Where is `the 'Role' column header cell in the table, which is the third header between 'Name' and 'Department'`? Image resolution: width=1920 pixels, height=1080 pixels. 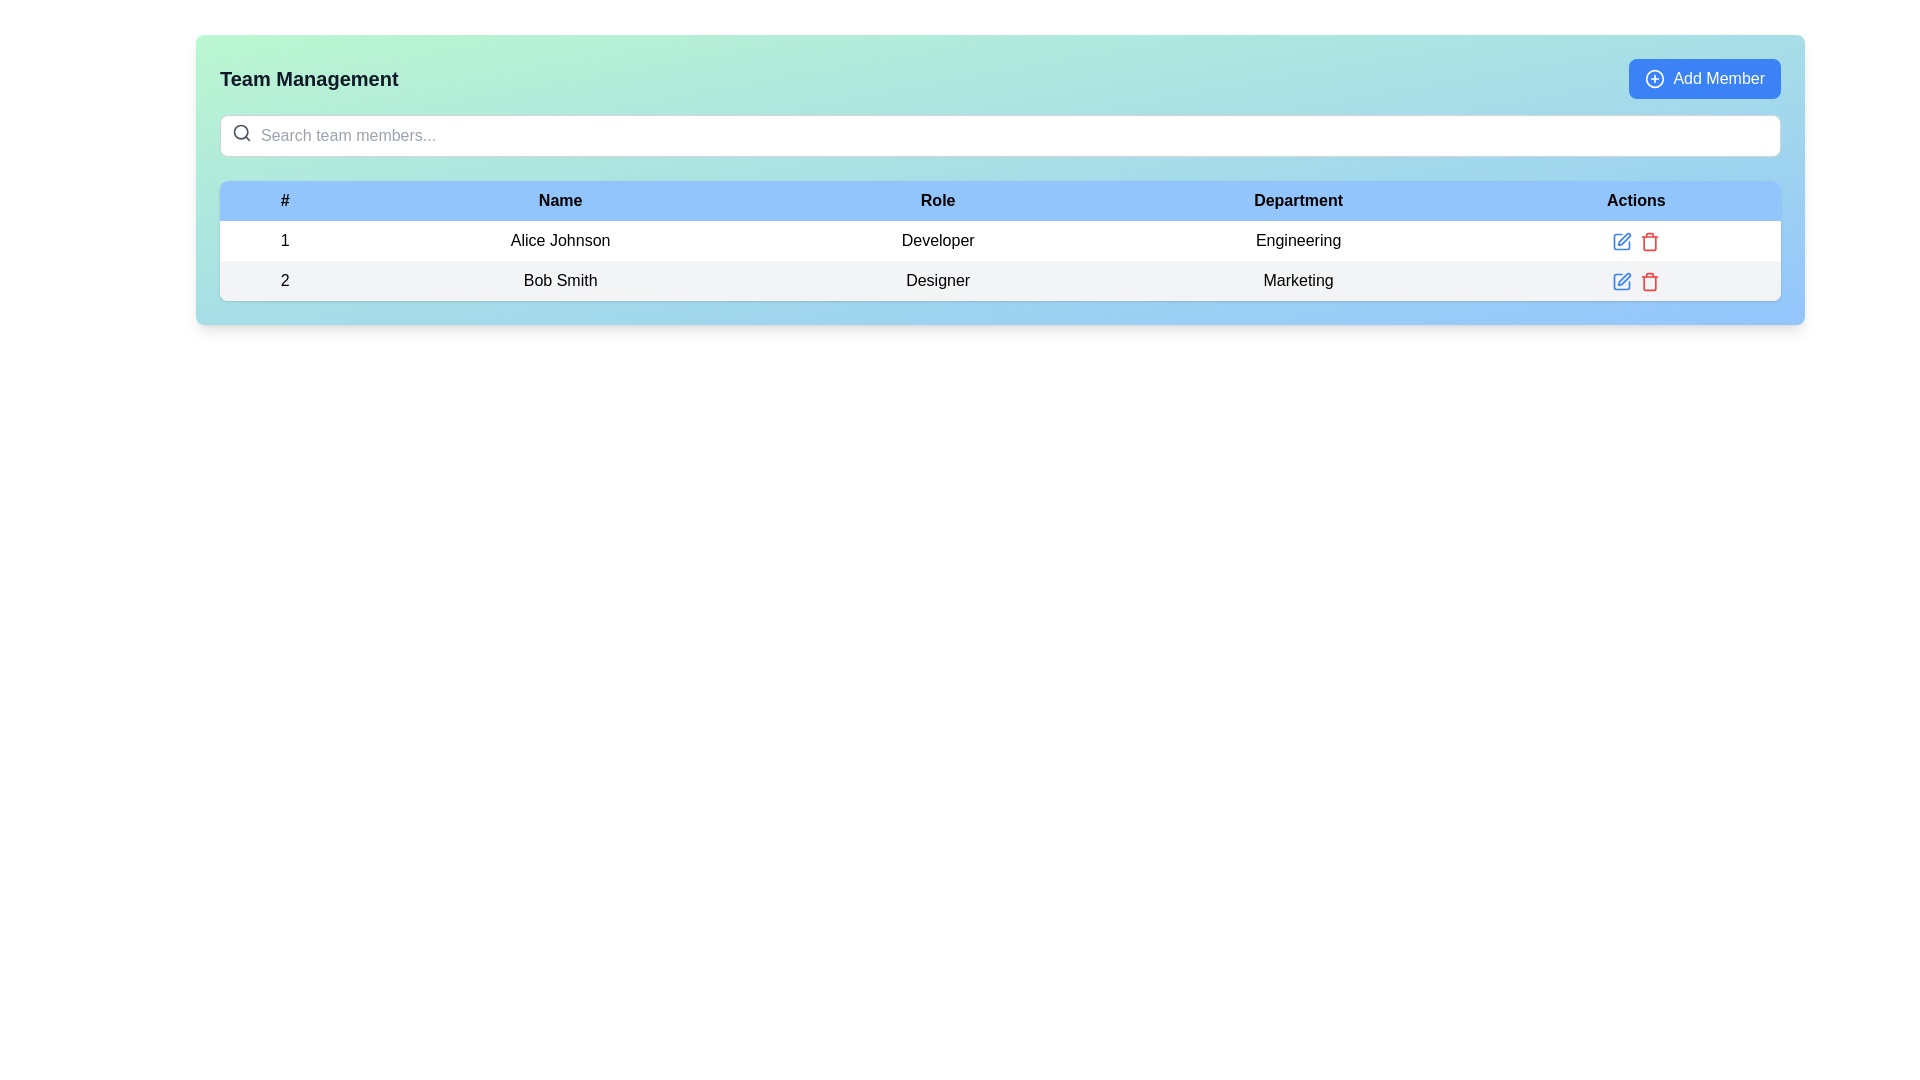 the 'Role' column header cell in the table, which is the third header between 'Name' and 'Department' is located at coordinates (937, 200).